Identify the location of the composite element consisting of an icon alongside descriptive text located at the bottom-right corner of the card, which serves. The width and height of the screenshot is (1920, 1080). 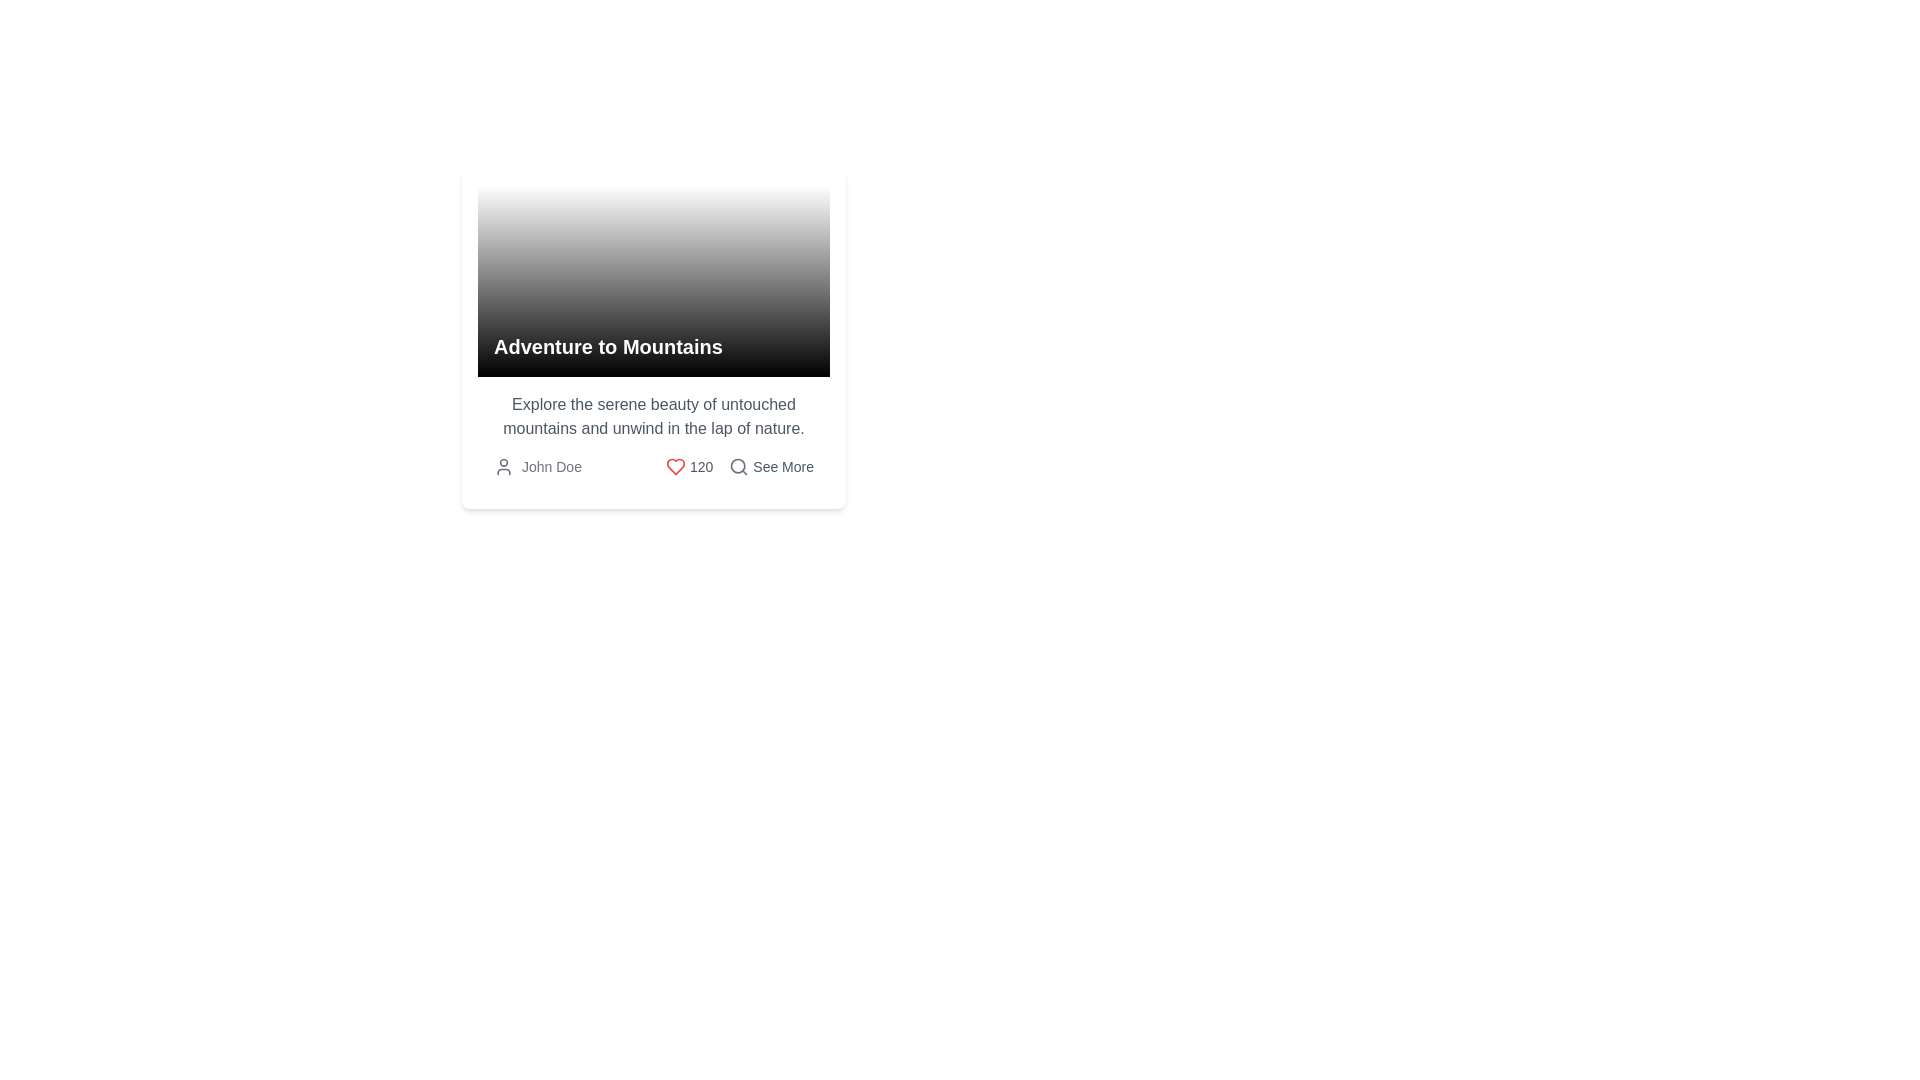
(770, 466).